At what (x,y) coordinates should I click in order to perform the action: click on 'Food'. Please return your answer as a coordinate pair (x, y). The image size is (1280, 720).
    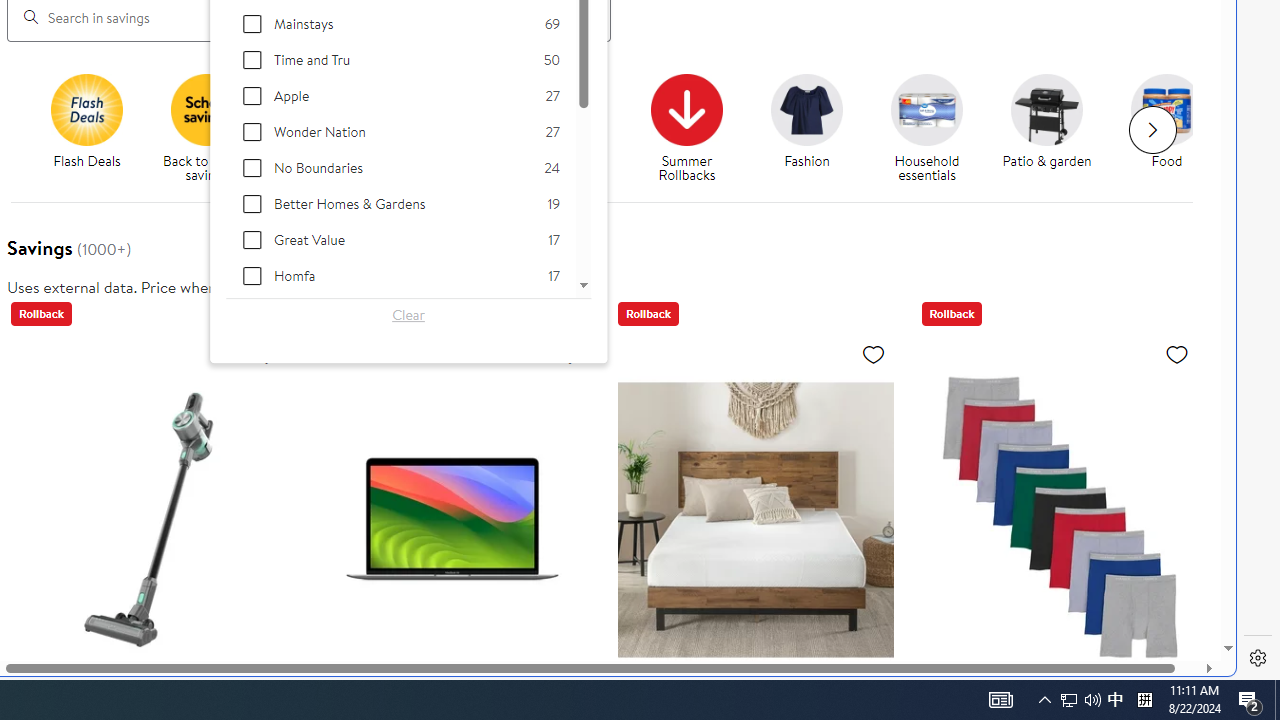
    Looking at the image, I should click on (1167, 109).